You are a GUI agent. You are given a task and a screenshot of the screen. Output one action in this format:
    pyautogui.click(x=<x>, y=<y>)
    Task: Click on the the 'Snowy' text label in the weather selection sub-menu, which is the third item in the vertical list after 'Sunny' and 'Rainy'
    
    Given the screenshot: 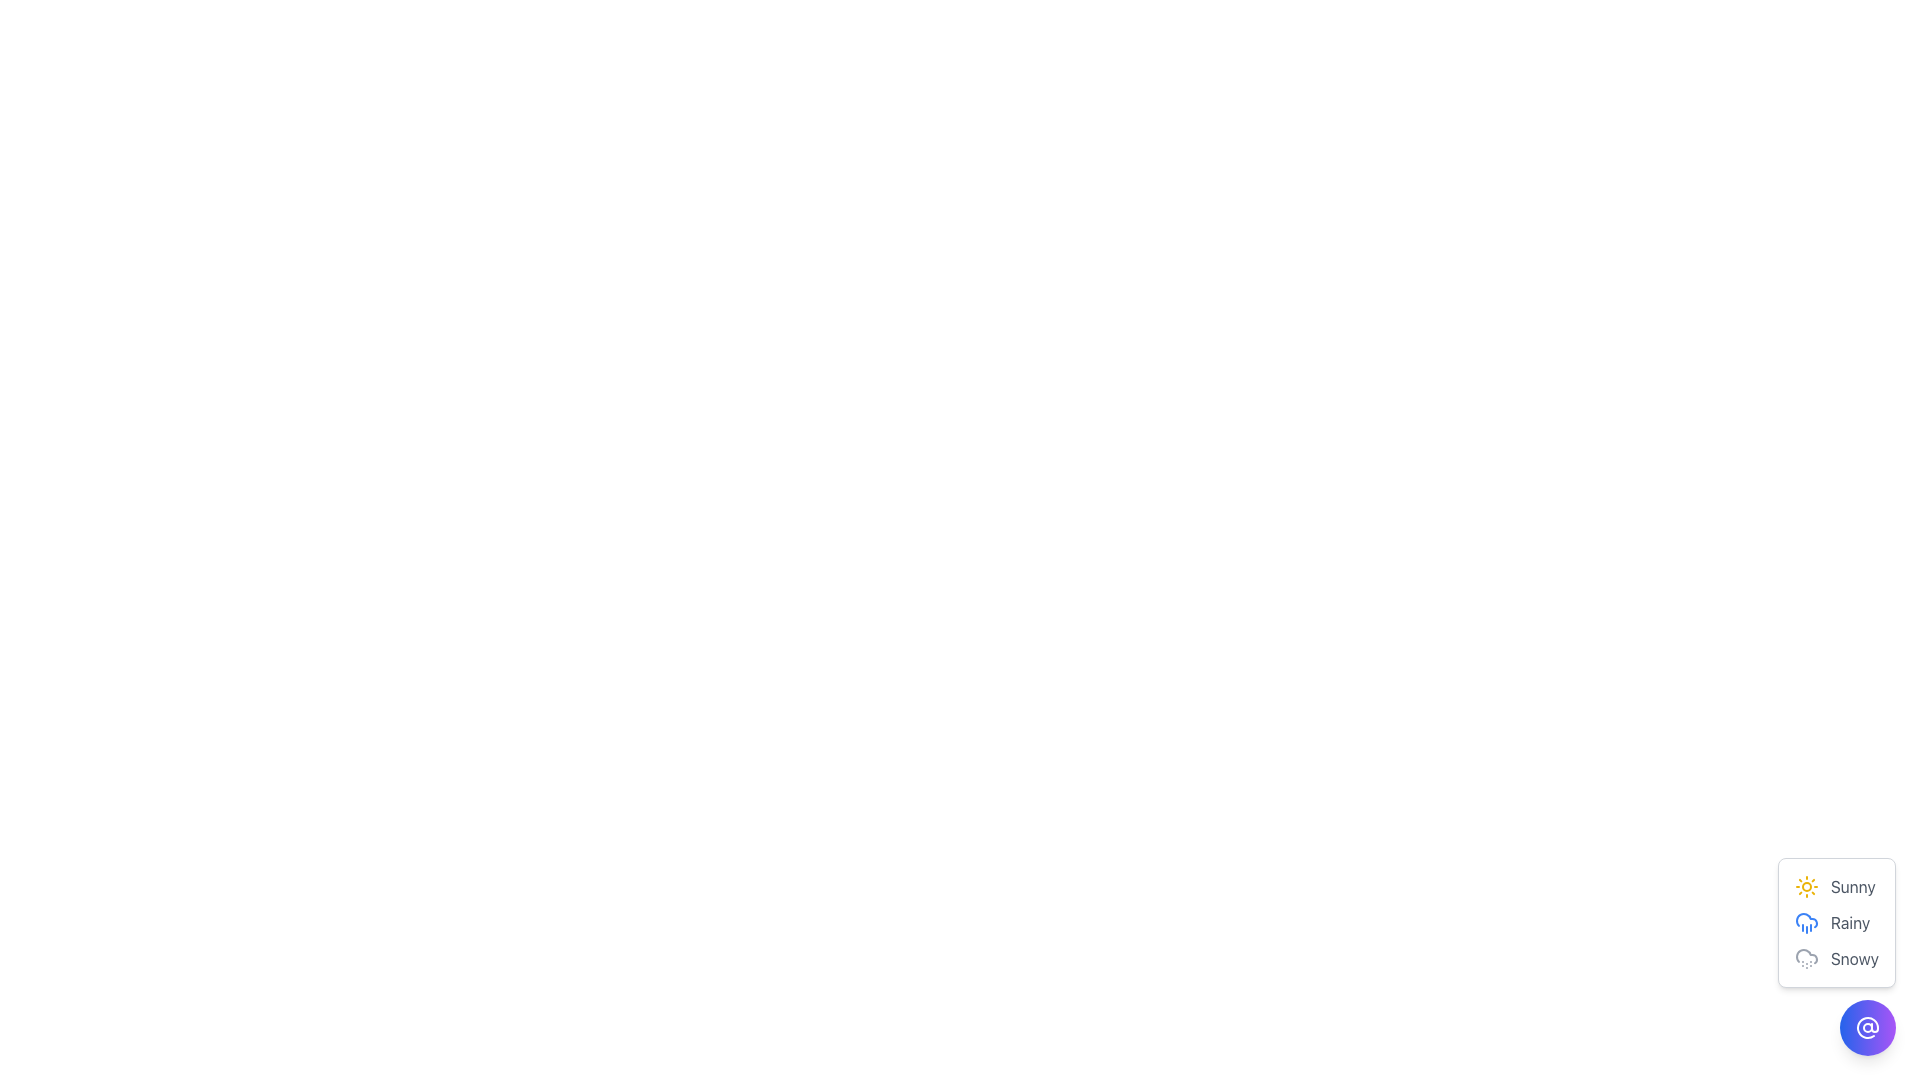 What is the action you would take?
    pyautogui.click(x=1853, y=958)
    